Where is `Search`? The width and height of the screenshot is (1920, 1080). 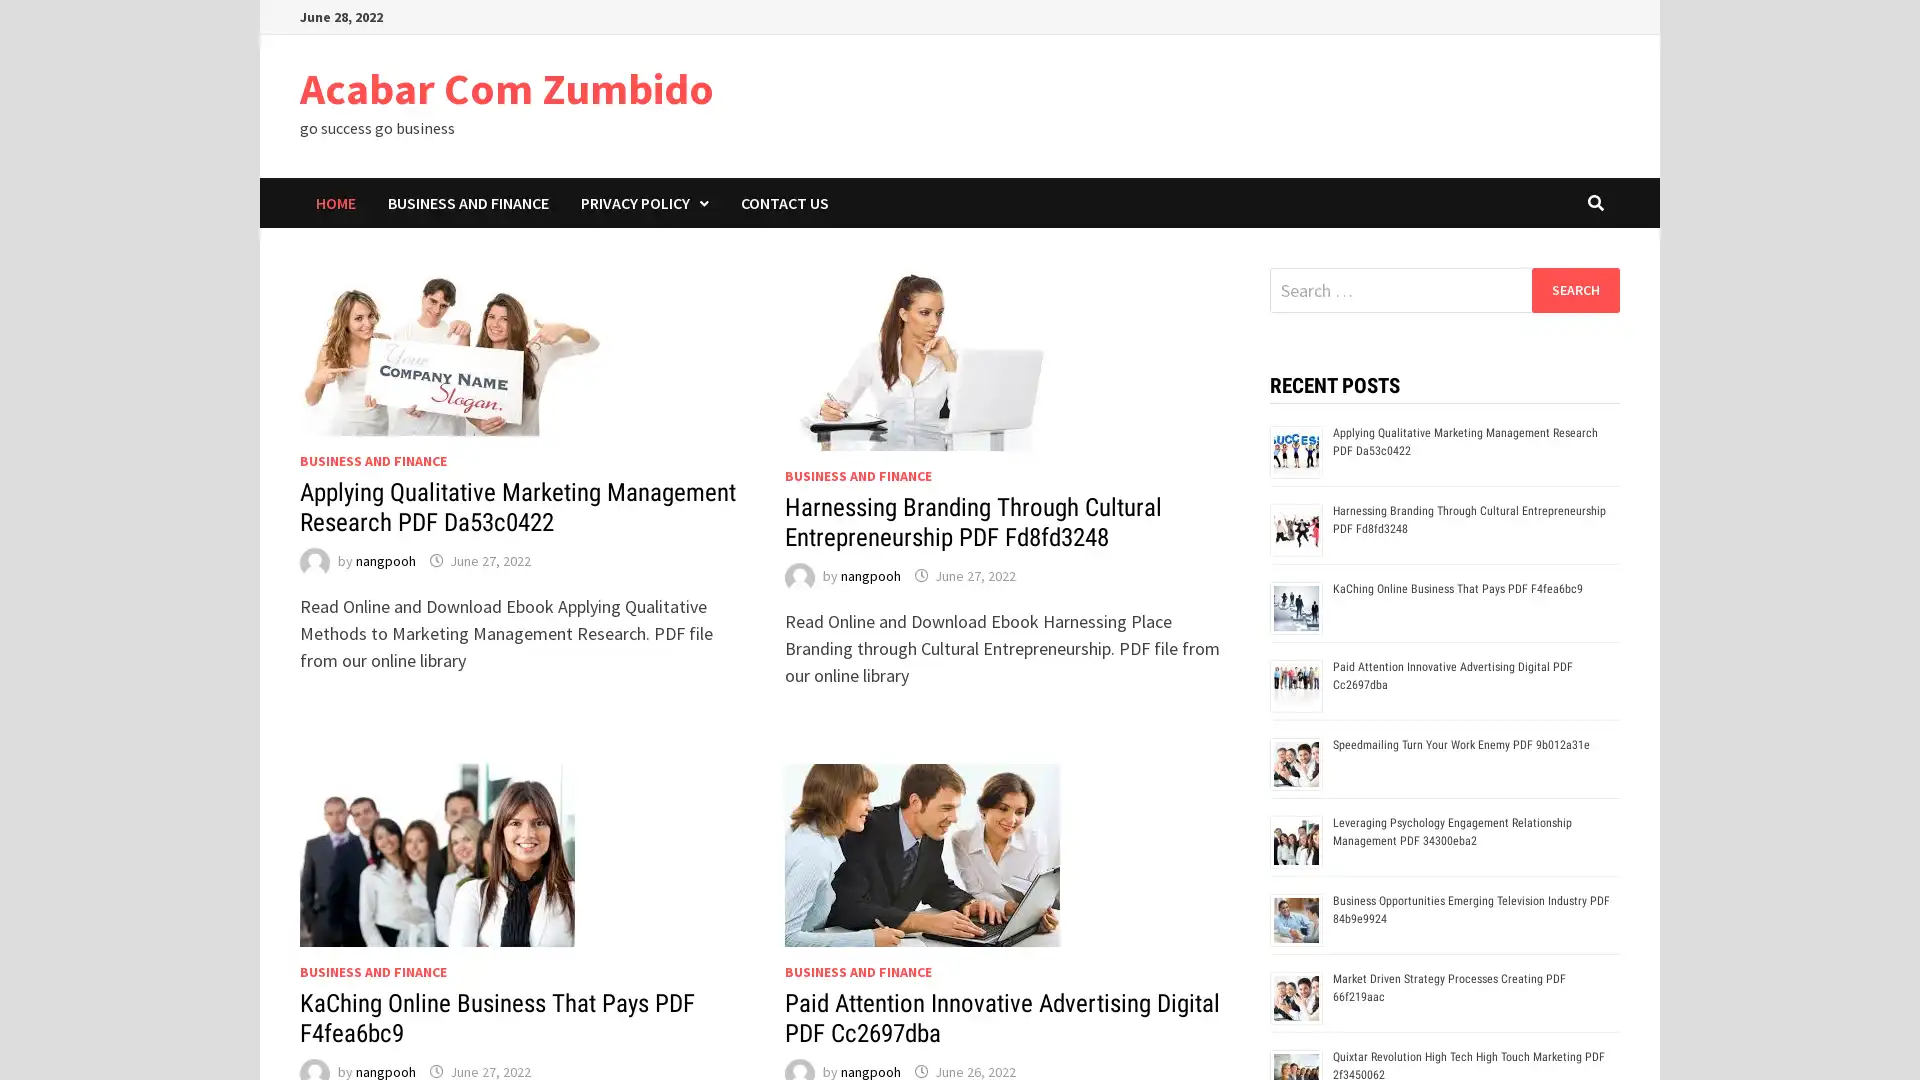 Search is located at coordinates (1574, 289).